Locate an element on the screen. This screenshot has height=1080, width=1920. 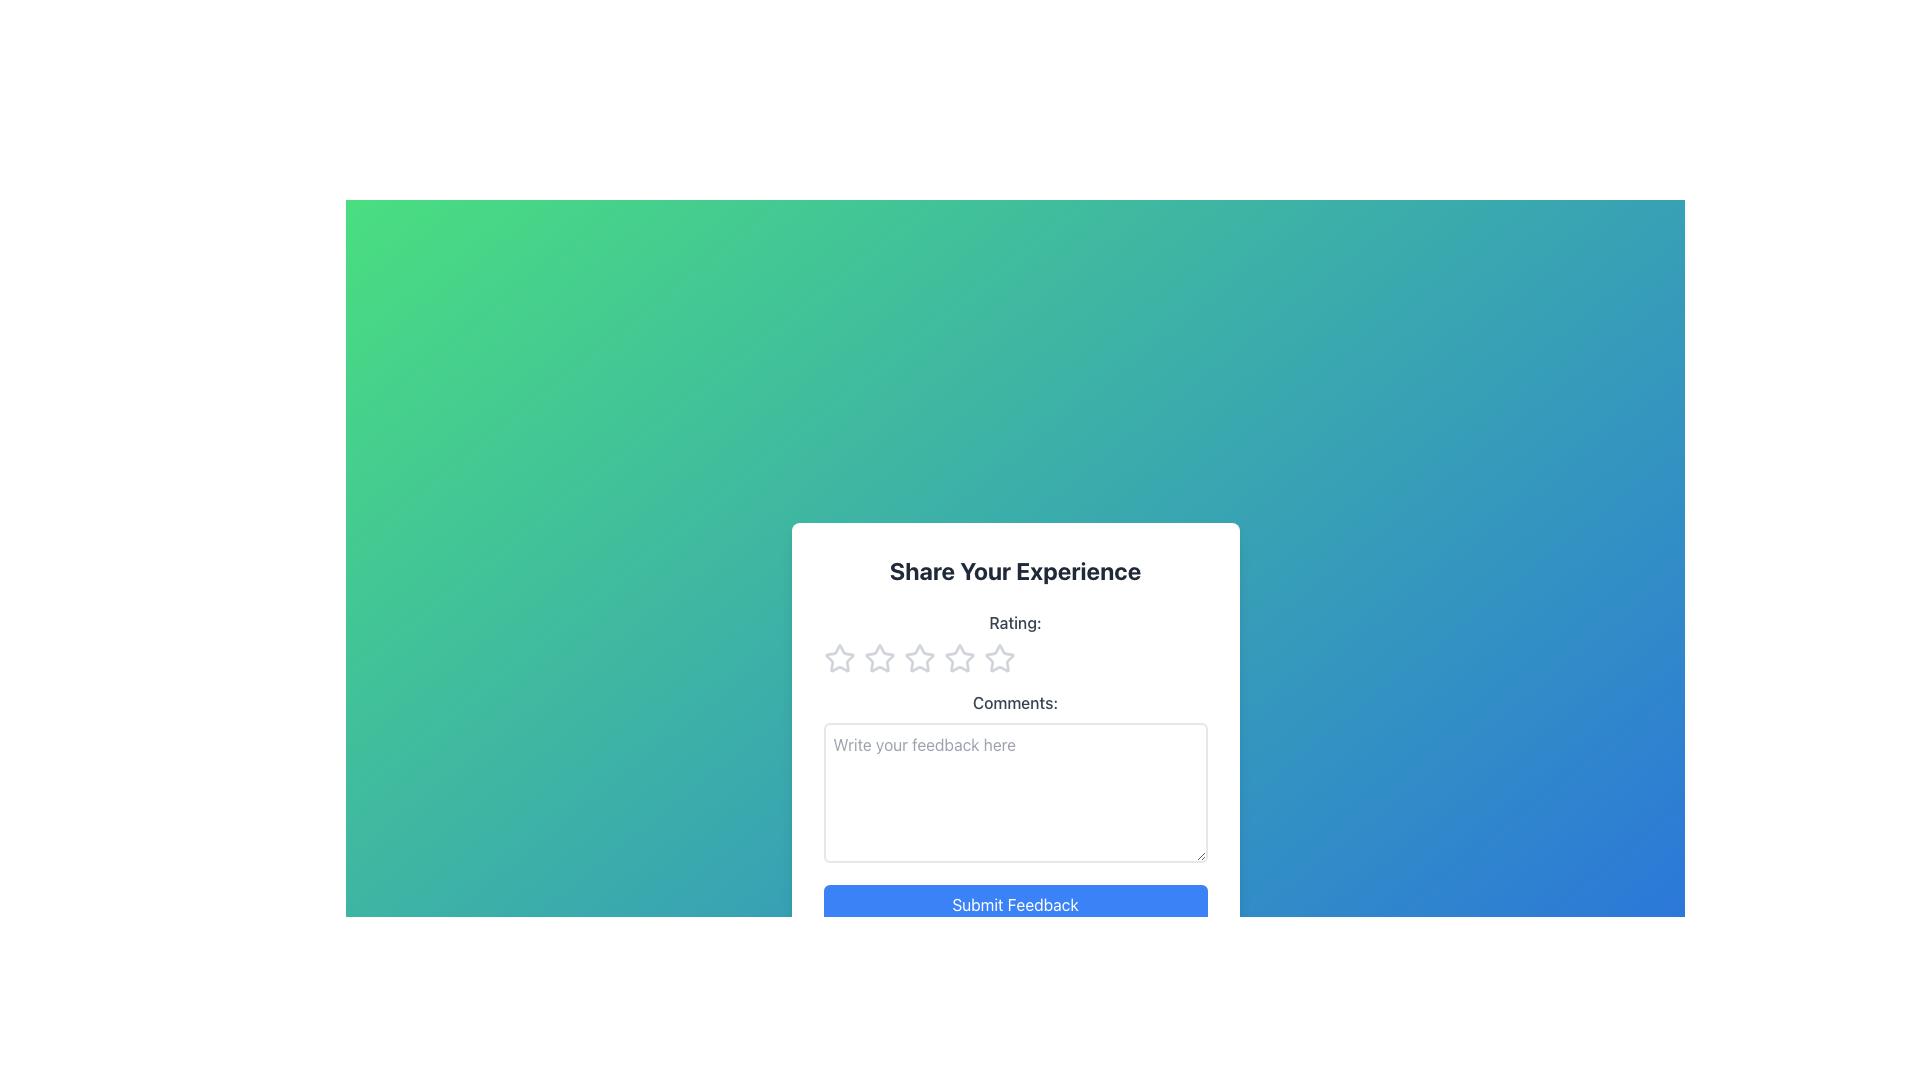
the bold heading with the text 'Share Your Experience' at the top of the feedback form interface is located at coordinates (1015, 570).